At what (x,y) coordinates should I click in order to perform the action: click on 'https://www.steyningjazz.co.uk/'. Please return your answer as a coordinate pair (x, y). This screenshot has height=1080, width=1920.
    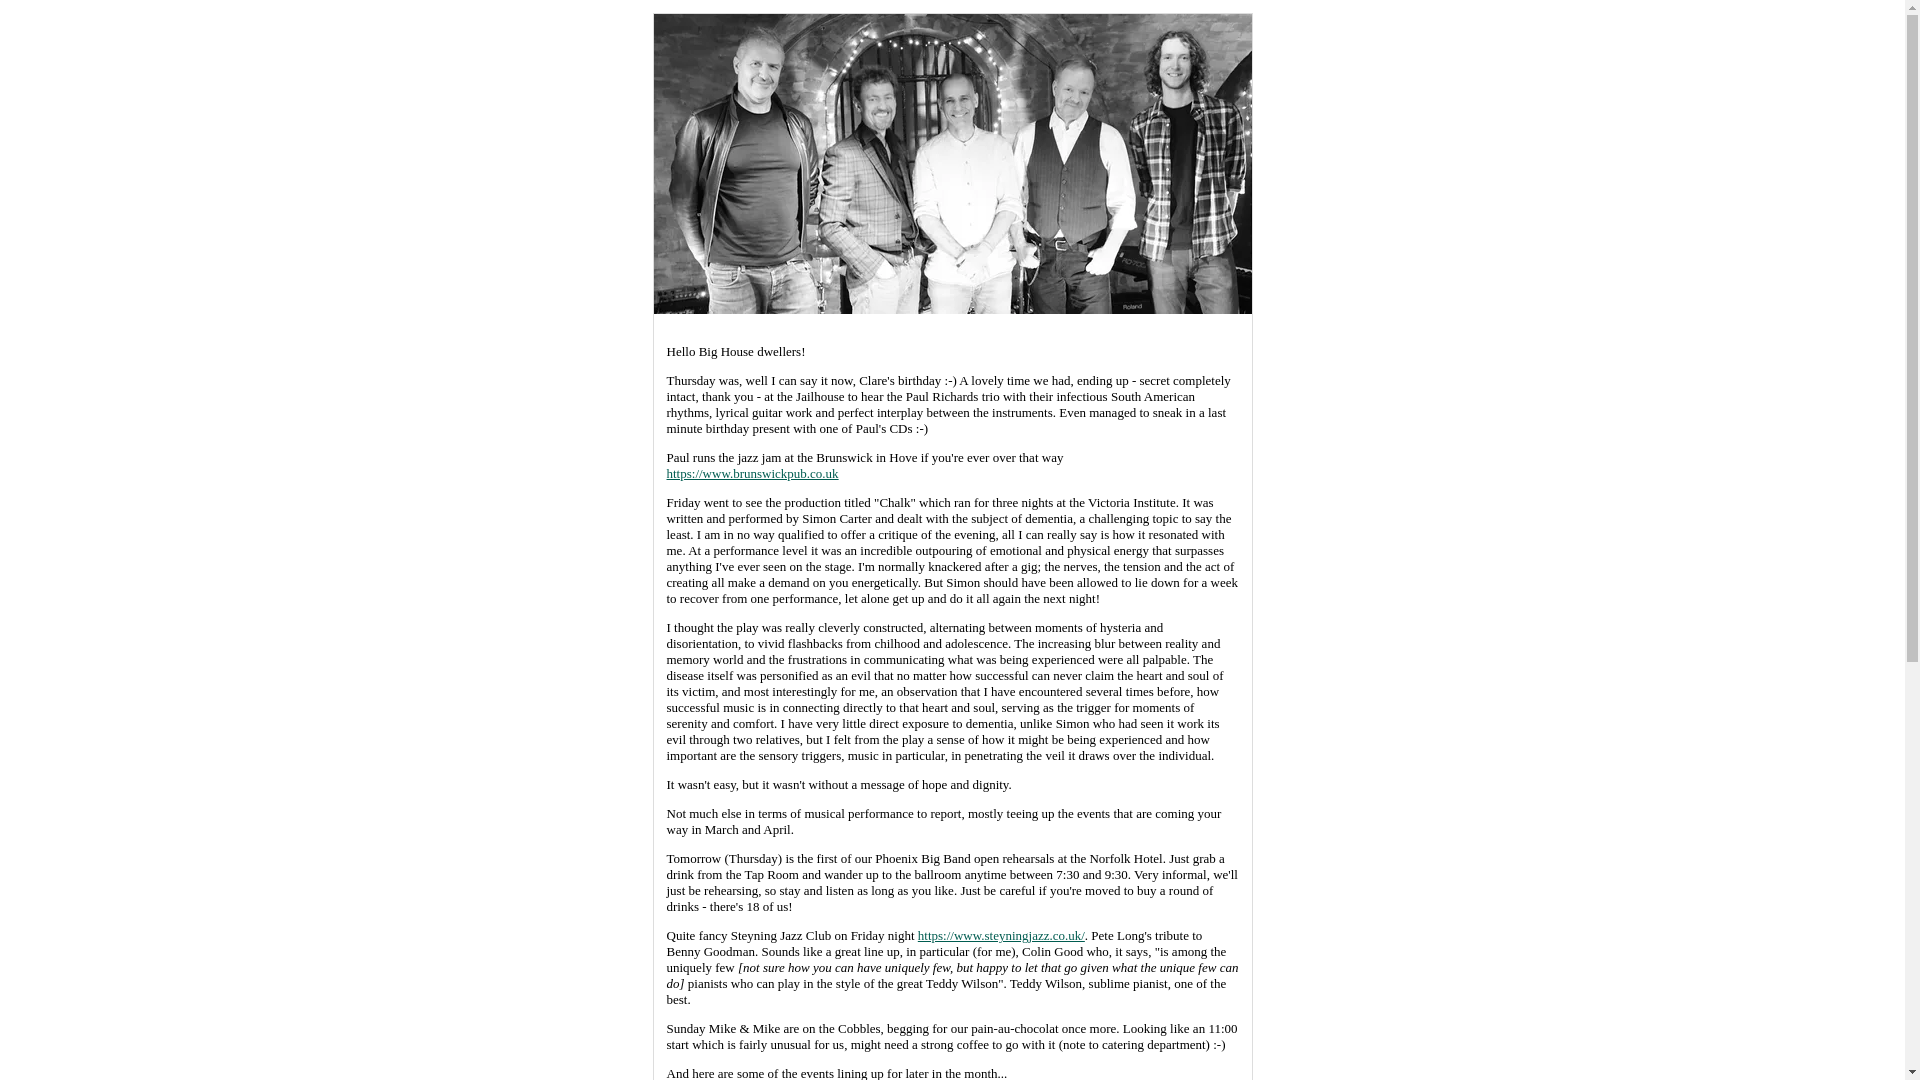
    Looking at the image, I should click on (1001, 935).